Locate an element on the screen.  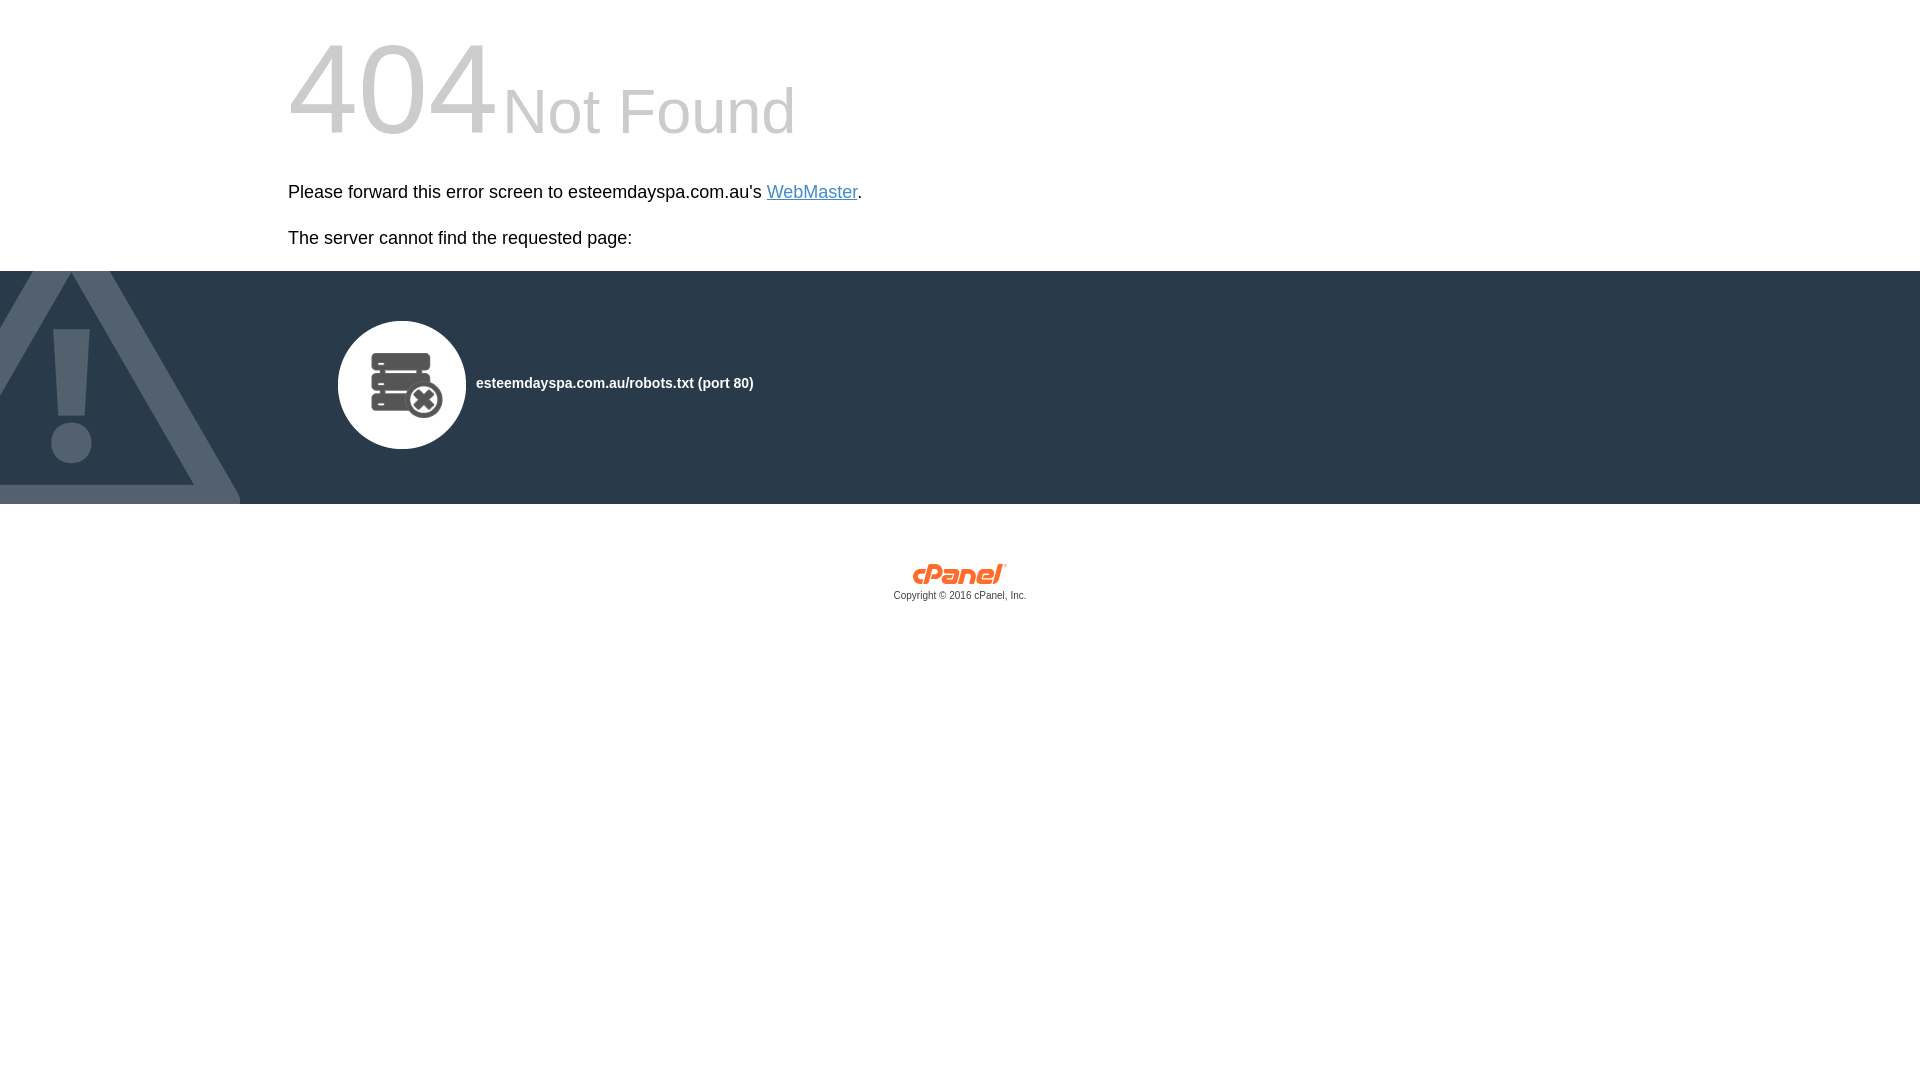
'WebMaster' is located at coordinates (812, 192).